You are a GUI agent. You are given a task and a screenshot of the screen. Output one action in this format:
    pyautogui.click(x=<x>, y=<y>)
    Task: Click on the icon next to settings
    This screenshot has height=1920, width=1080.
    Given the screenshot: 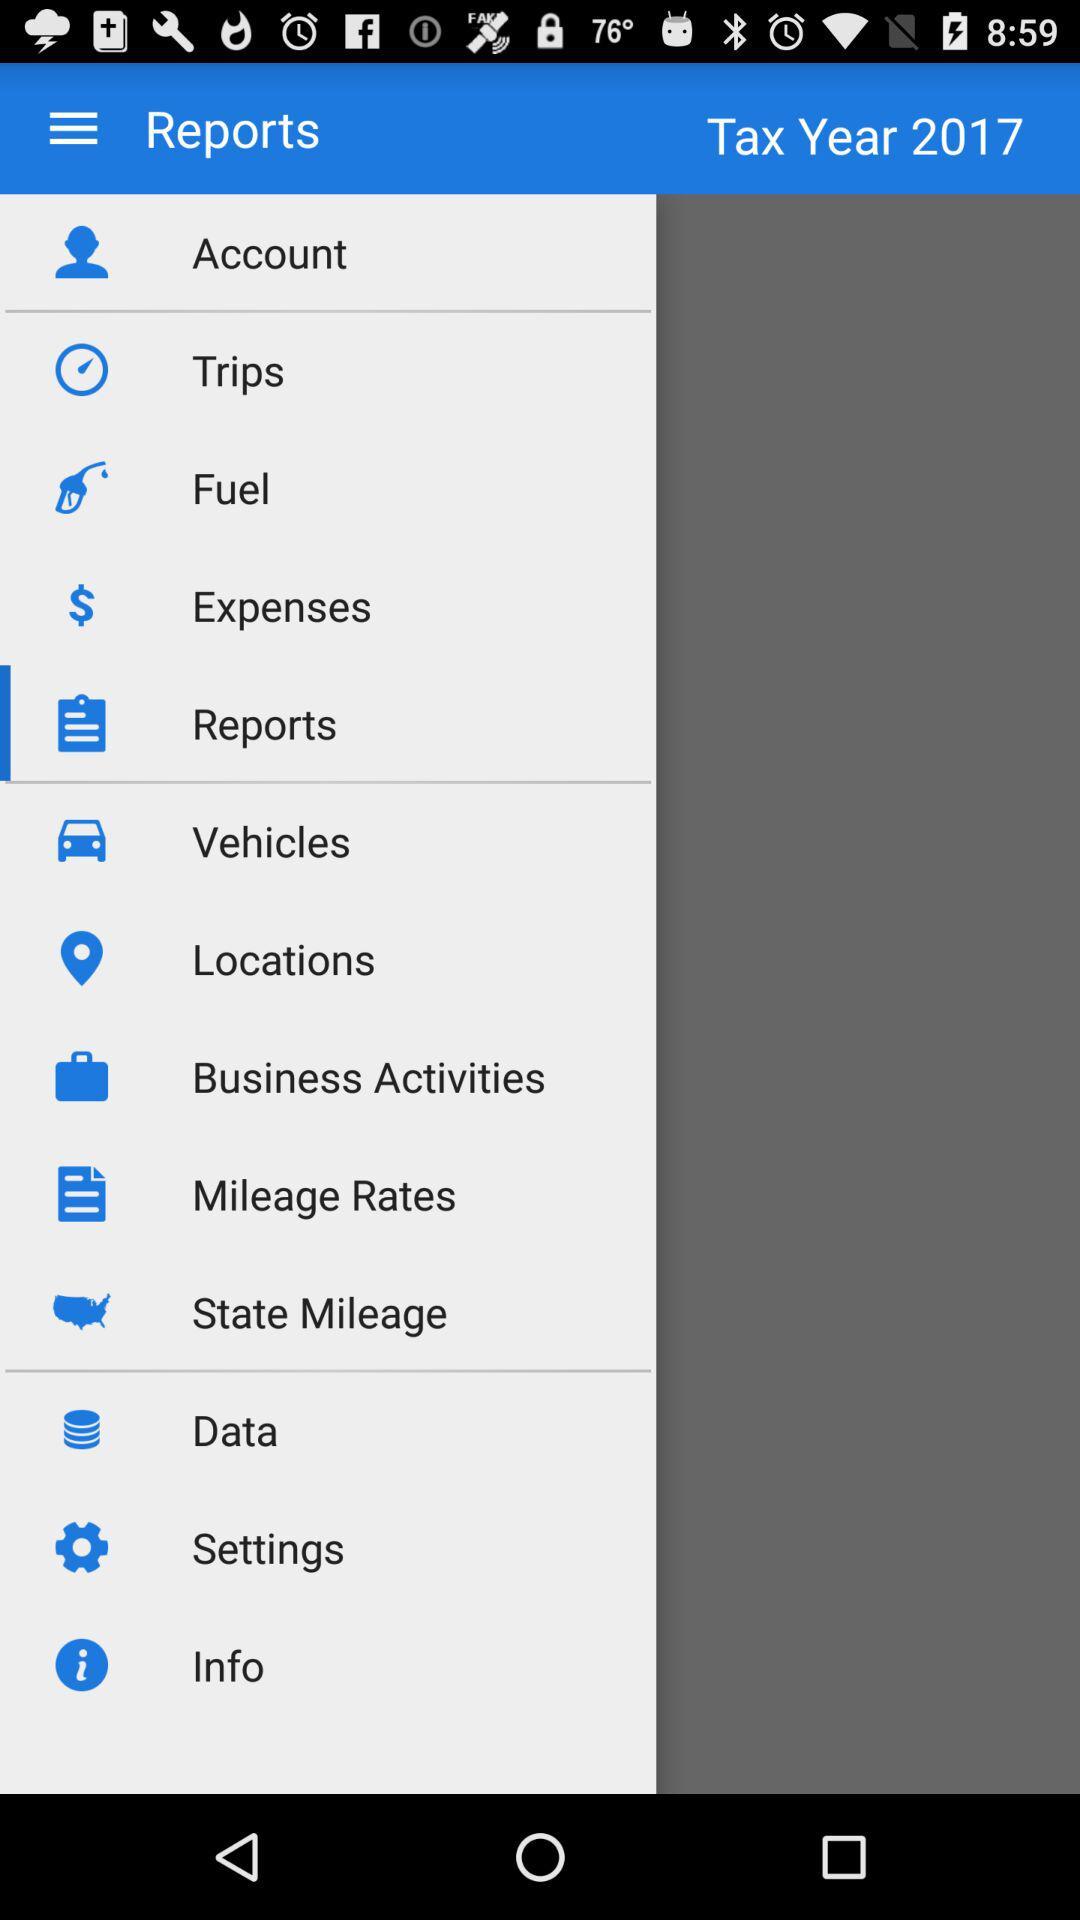 What is the action you would take?
    pyautogui.click(x=540, y=1684)
    